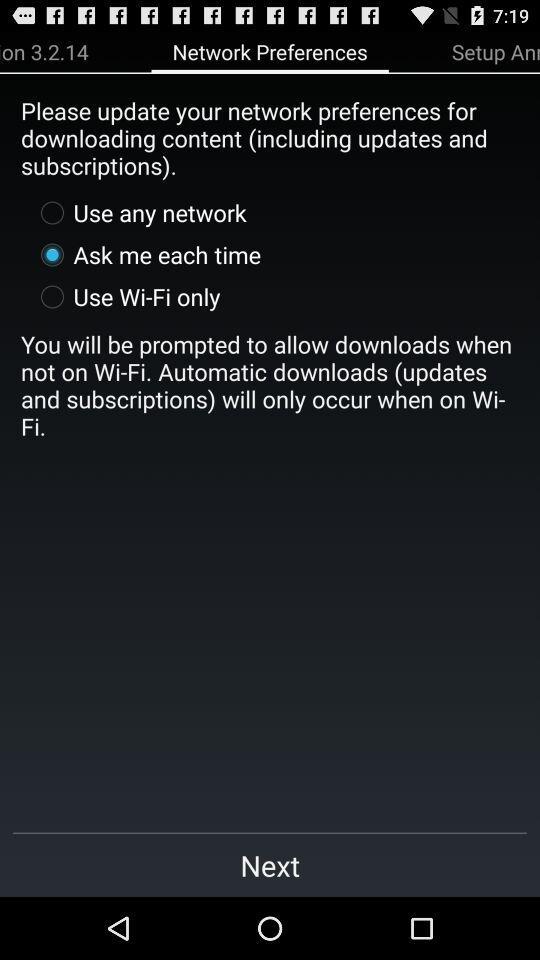 The image size is (540, 960). I want to click on the app to the right of network preferences icon, so click(494, 50).